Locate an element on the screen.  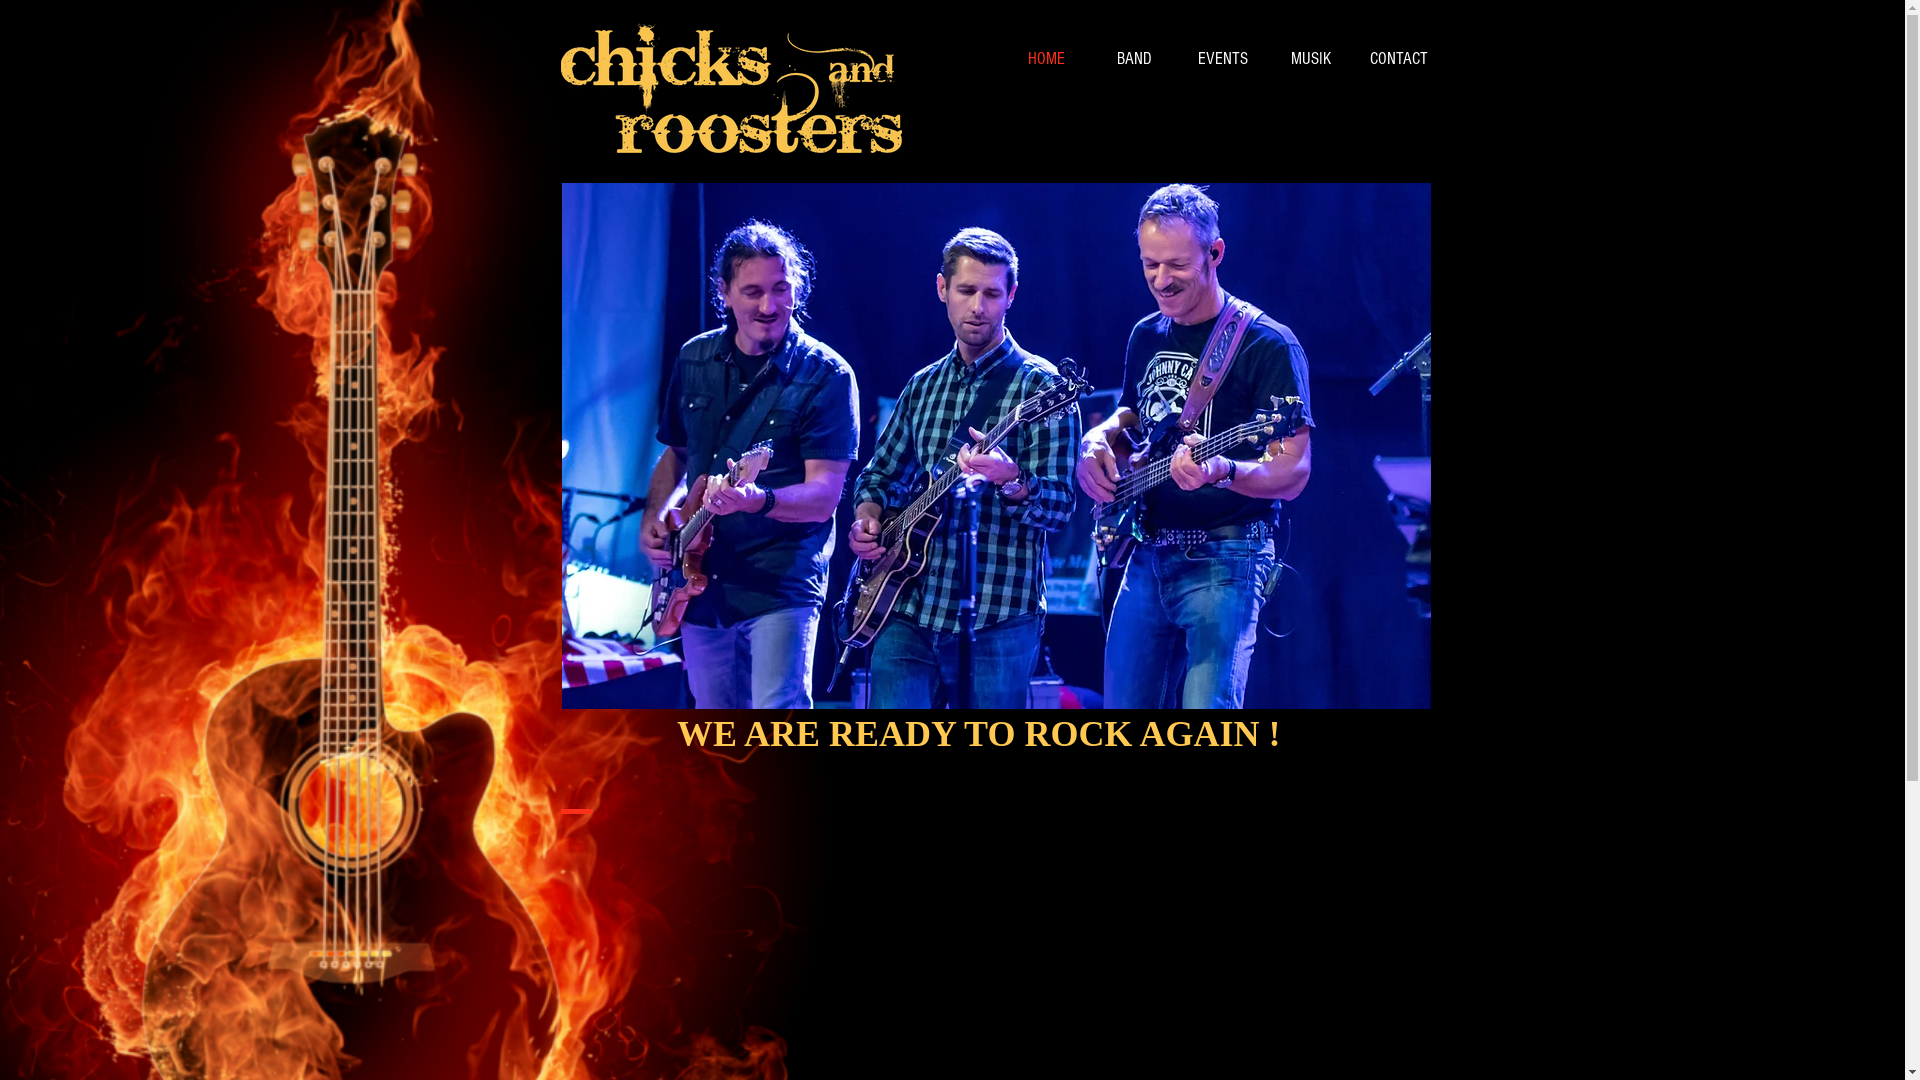
'BAND' is located at coordinates (1088, 57).